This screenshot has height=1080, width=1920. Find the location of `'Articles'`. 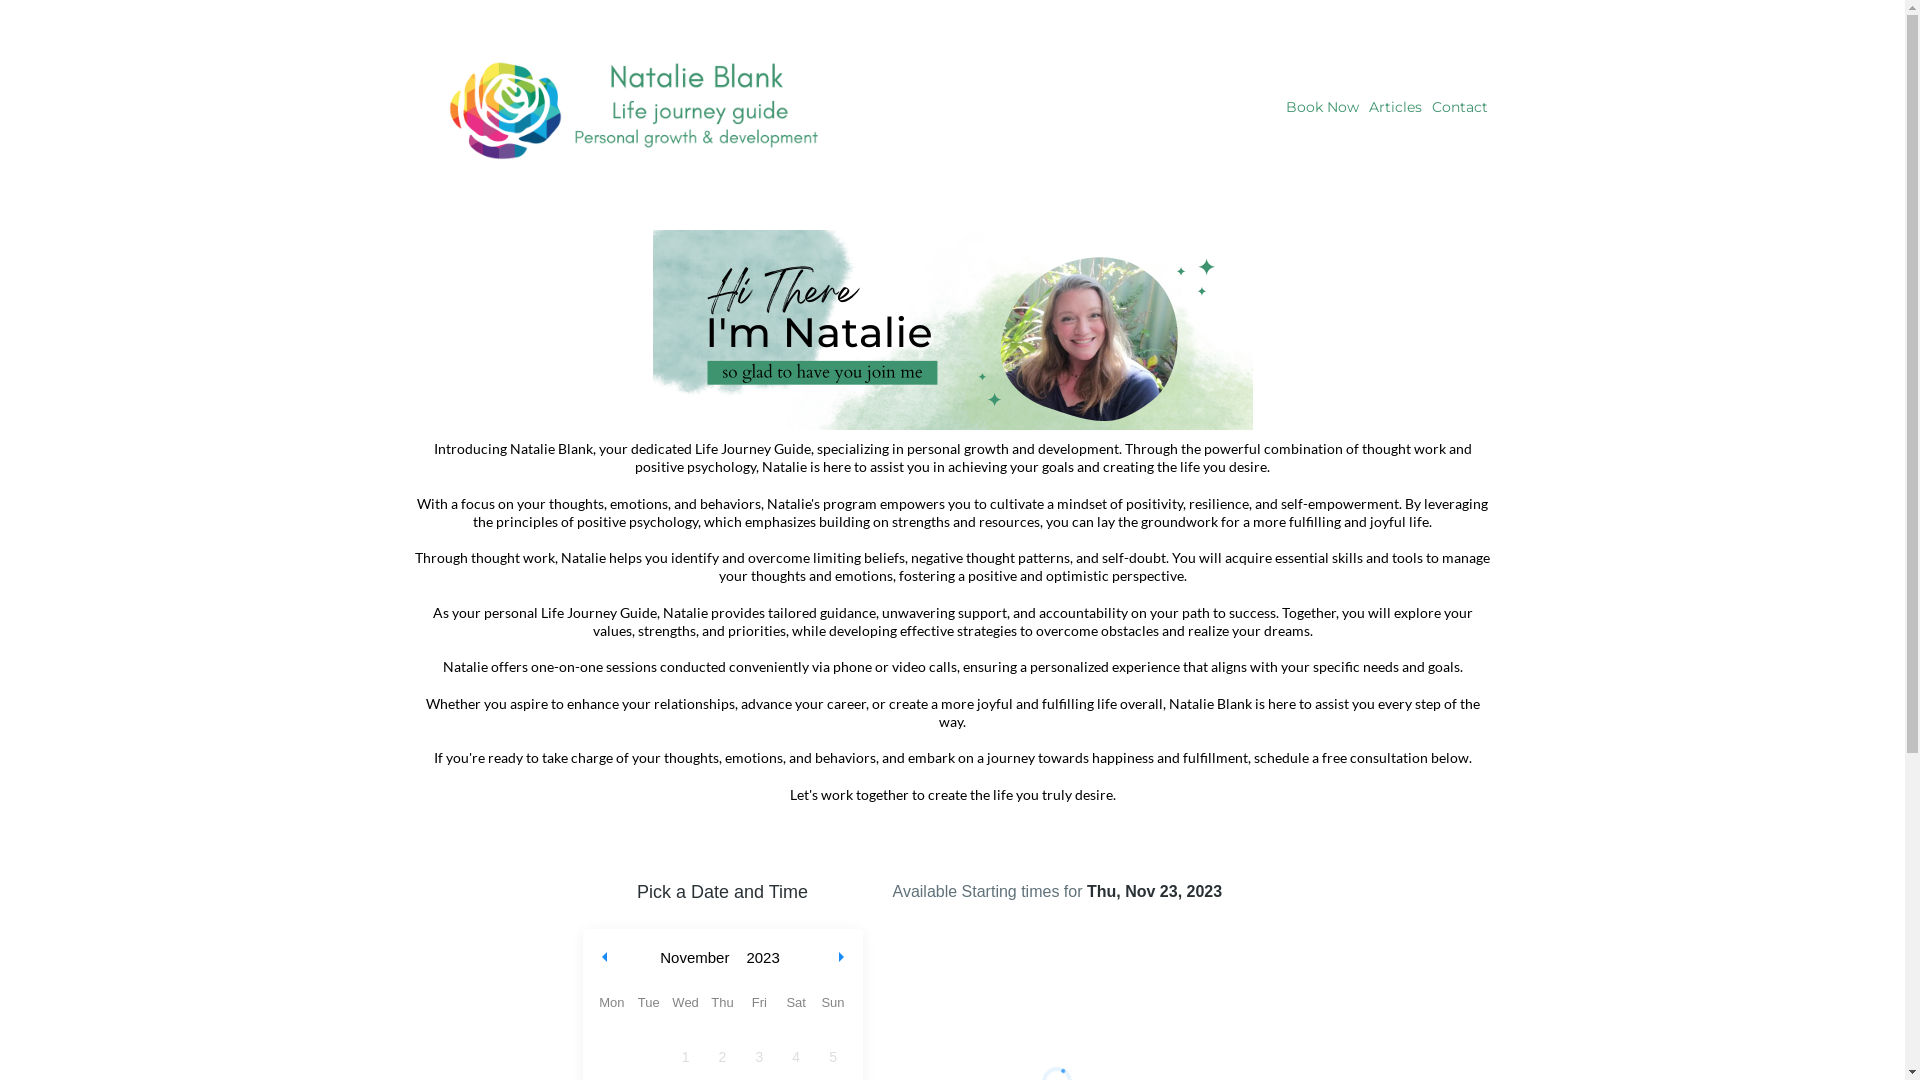

'Articles' is located at coordinates (1394, 107).